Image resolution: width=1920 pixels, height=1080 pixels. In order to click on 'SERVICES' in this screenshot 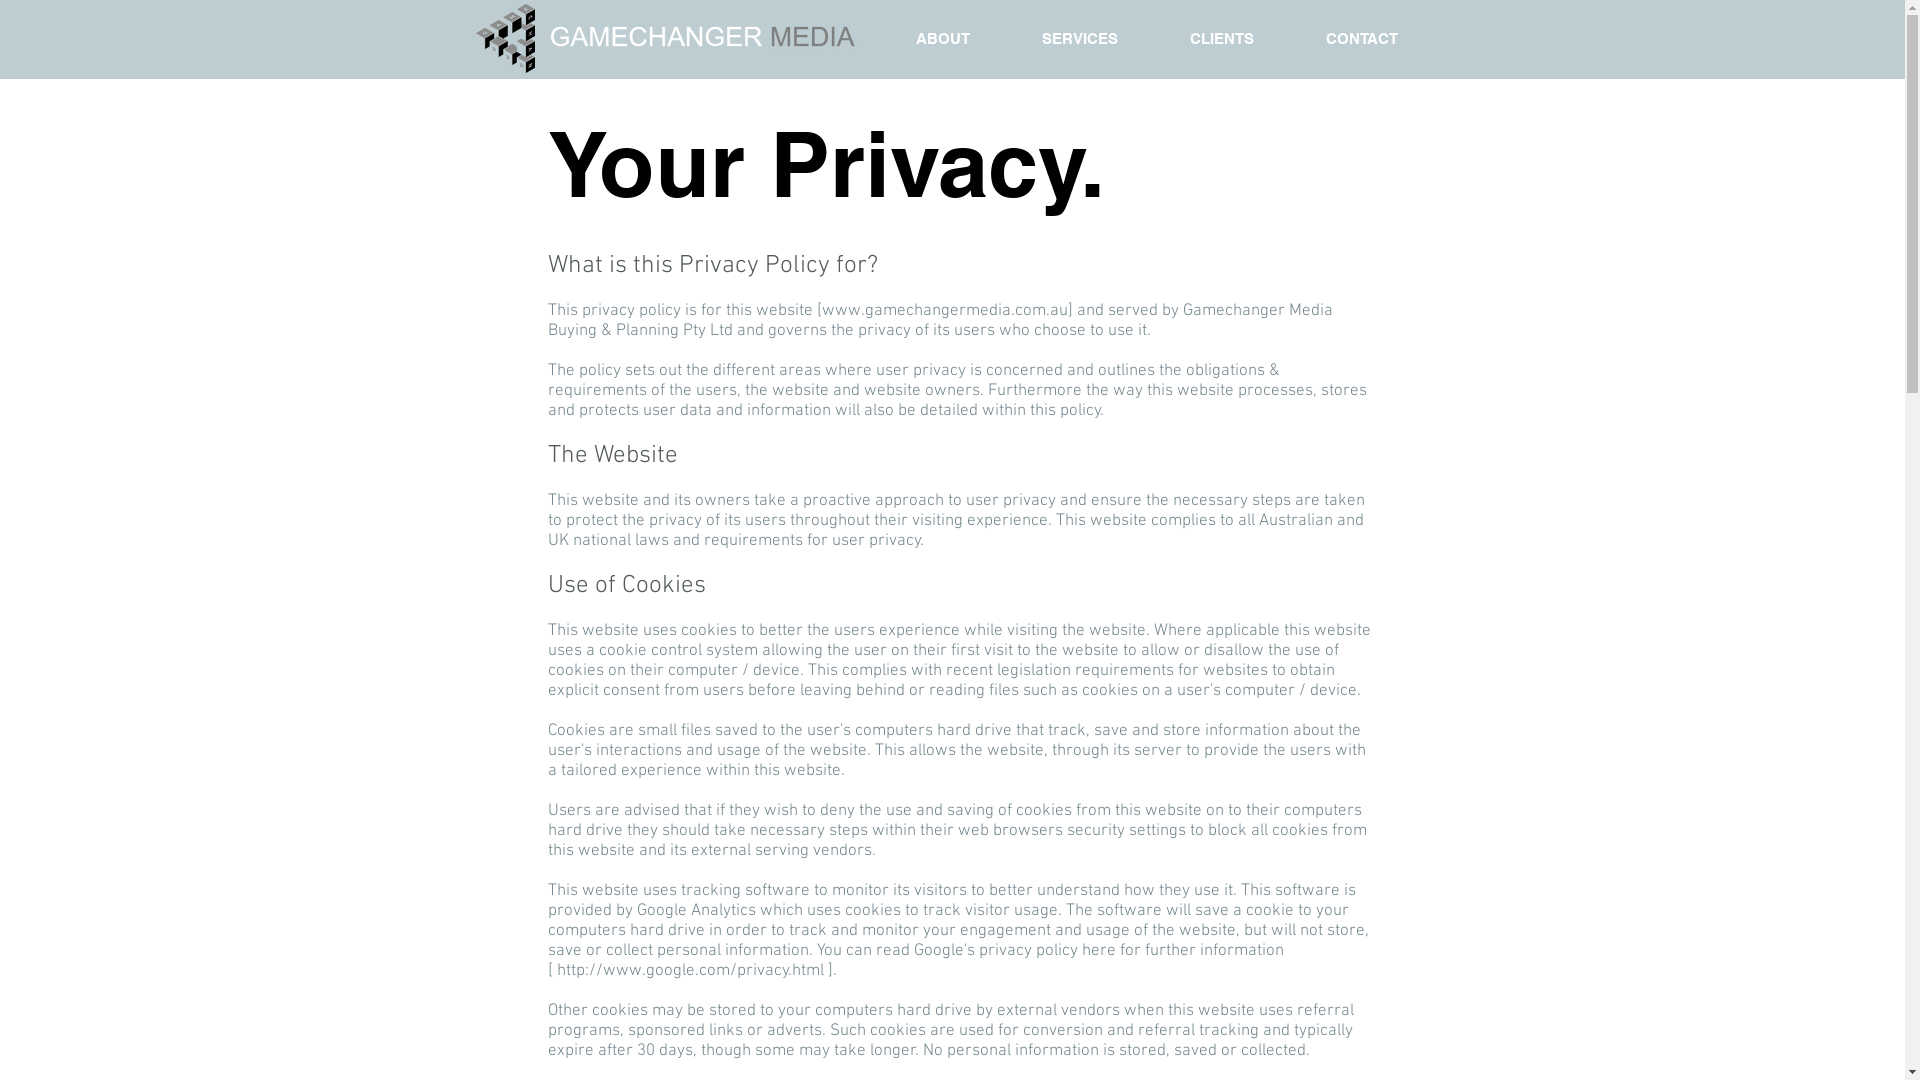, I will do `click(1079, 38)`.